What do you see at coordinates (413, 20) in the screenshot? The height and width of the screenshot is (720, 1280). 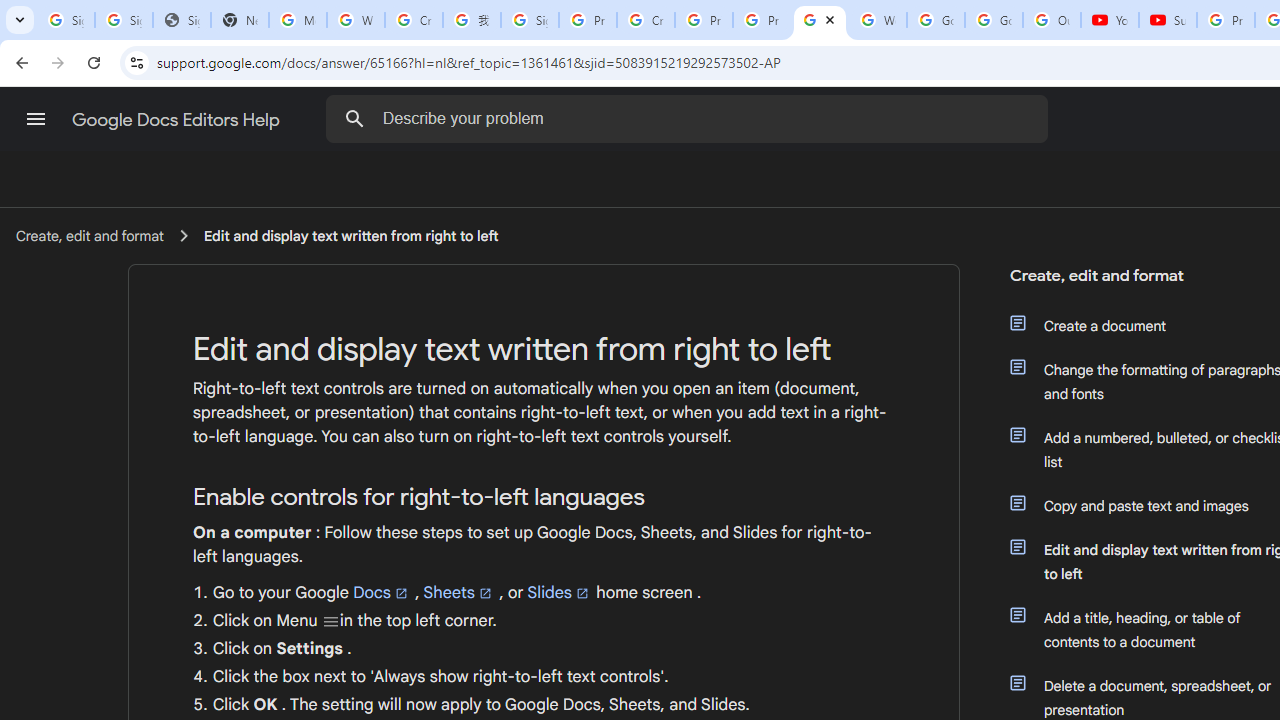 I see `'Create your Google Account'` at bounding box center [413, 20].